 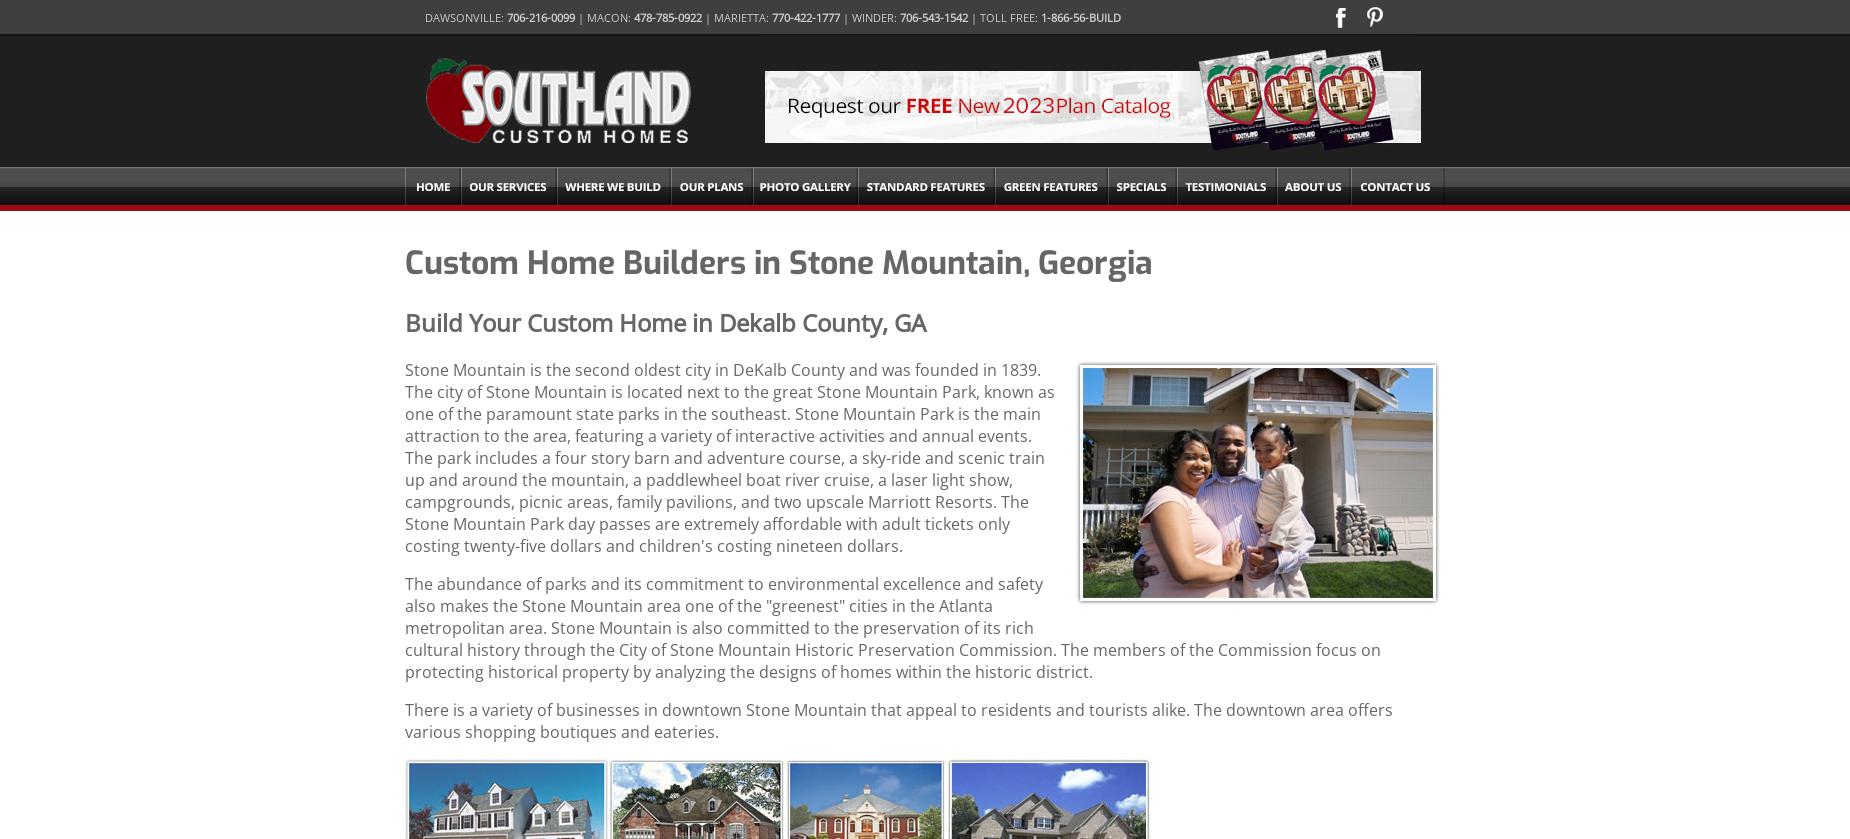 What do you see at coordinates (466, 17) in the screenshot?
I see `'Dawsonville:'` at bounding box center [466, 17].